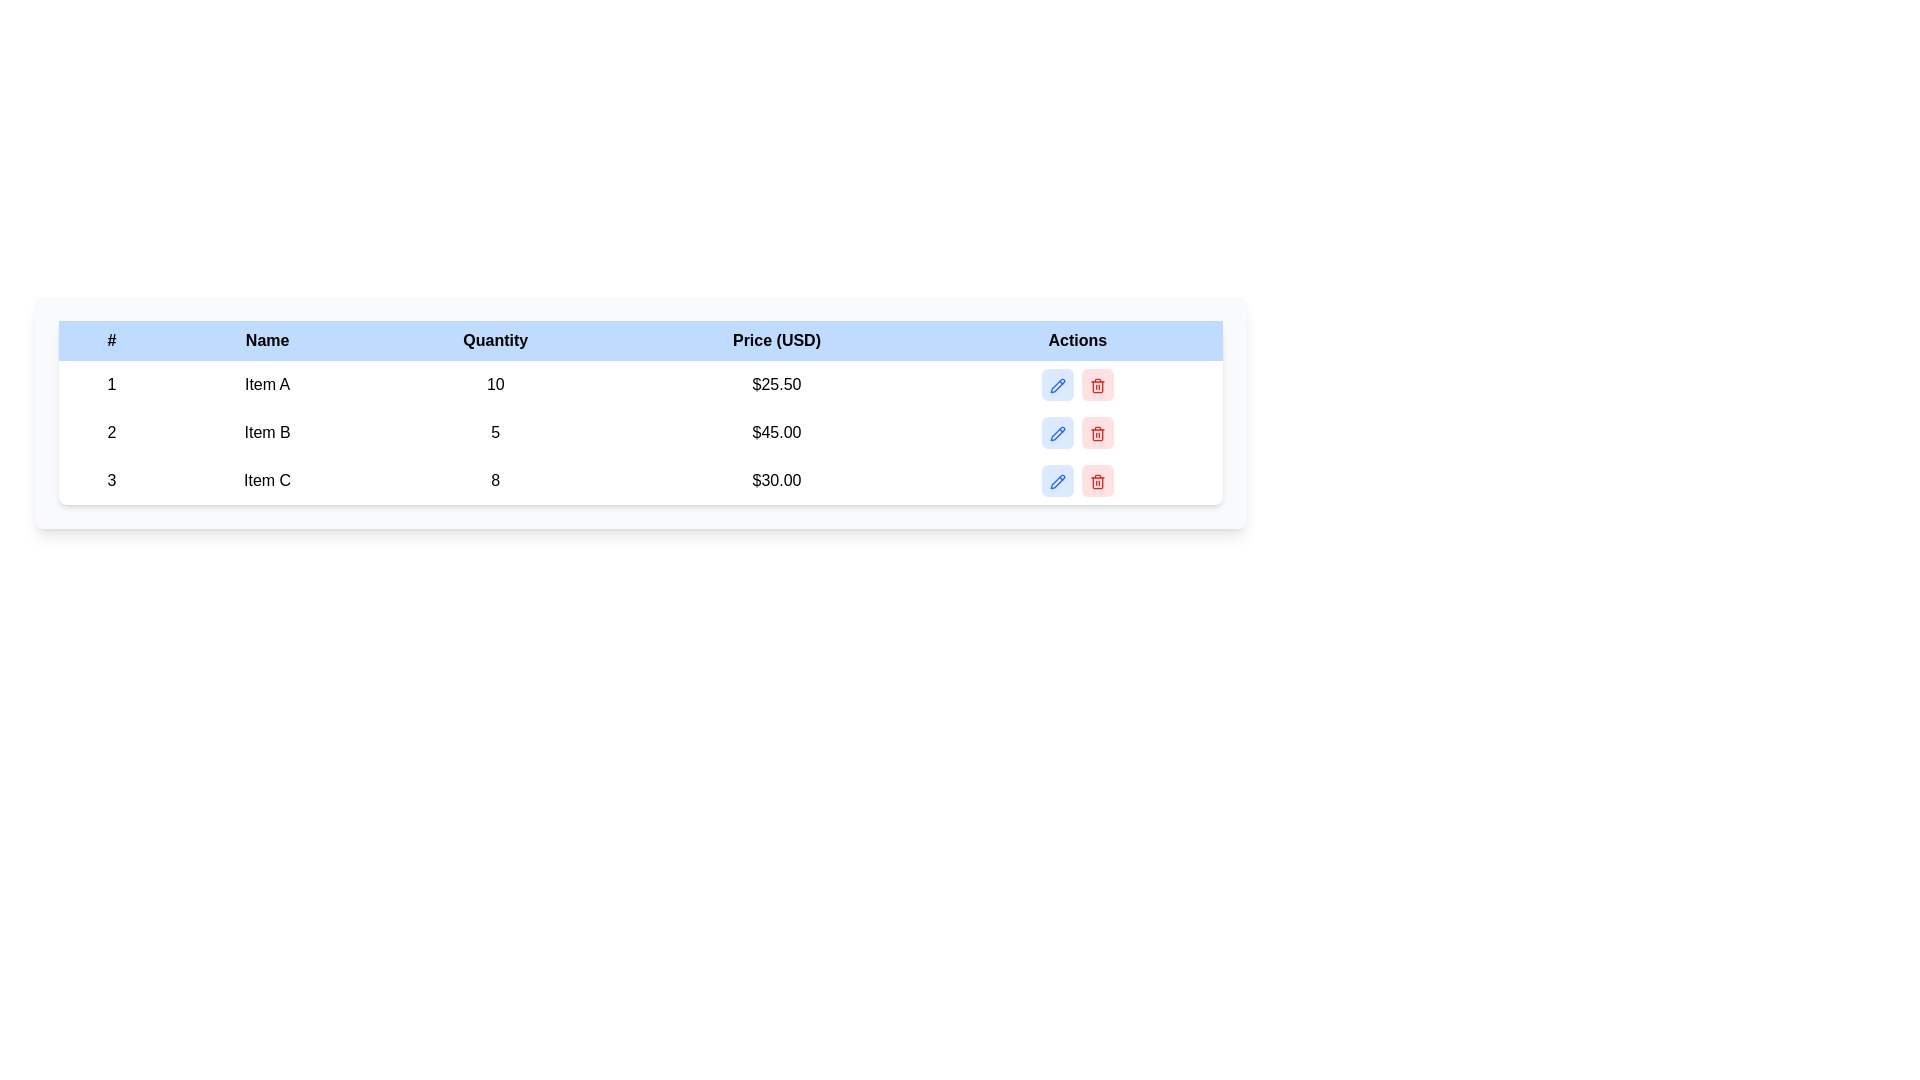 This screenshot has width=1920, height=1080. I want to click on the Table Header Cell that serves as a title for the names column, located between the '#' column and the 'Quantity' column, so click(266, 339).